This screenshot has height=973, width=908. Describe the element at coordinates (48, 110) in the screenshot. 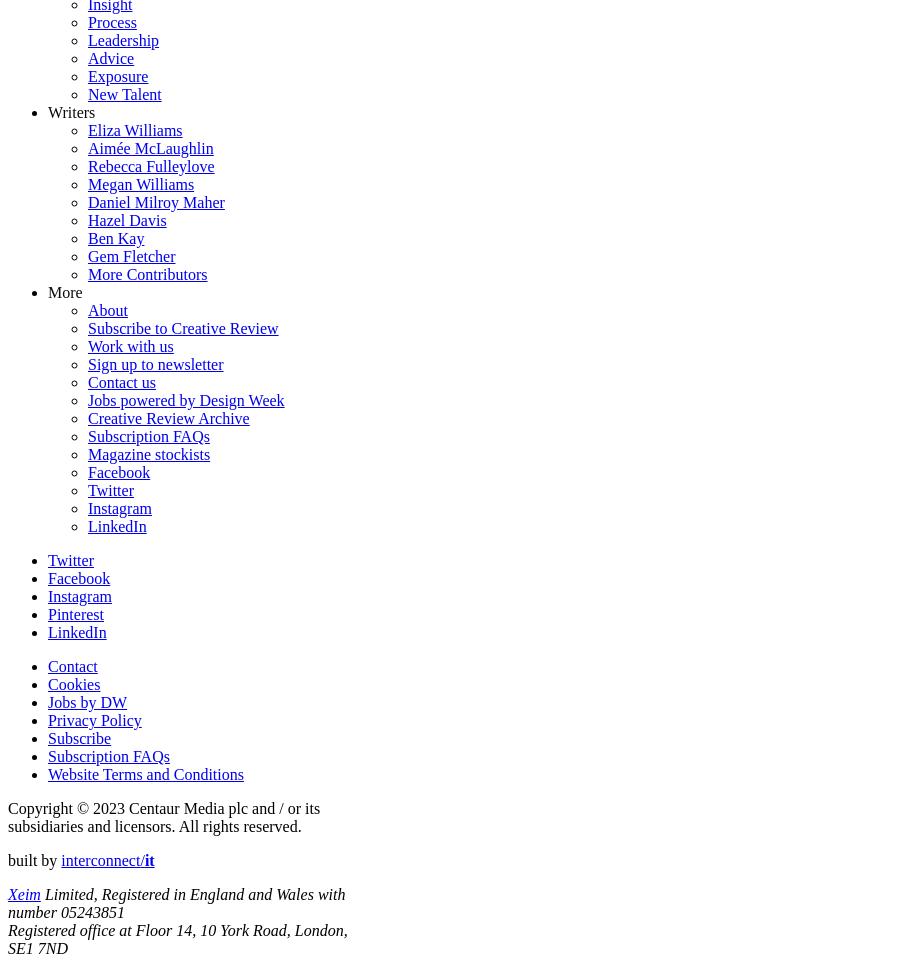

I see `'Writers'` at that location.